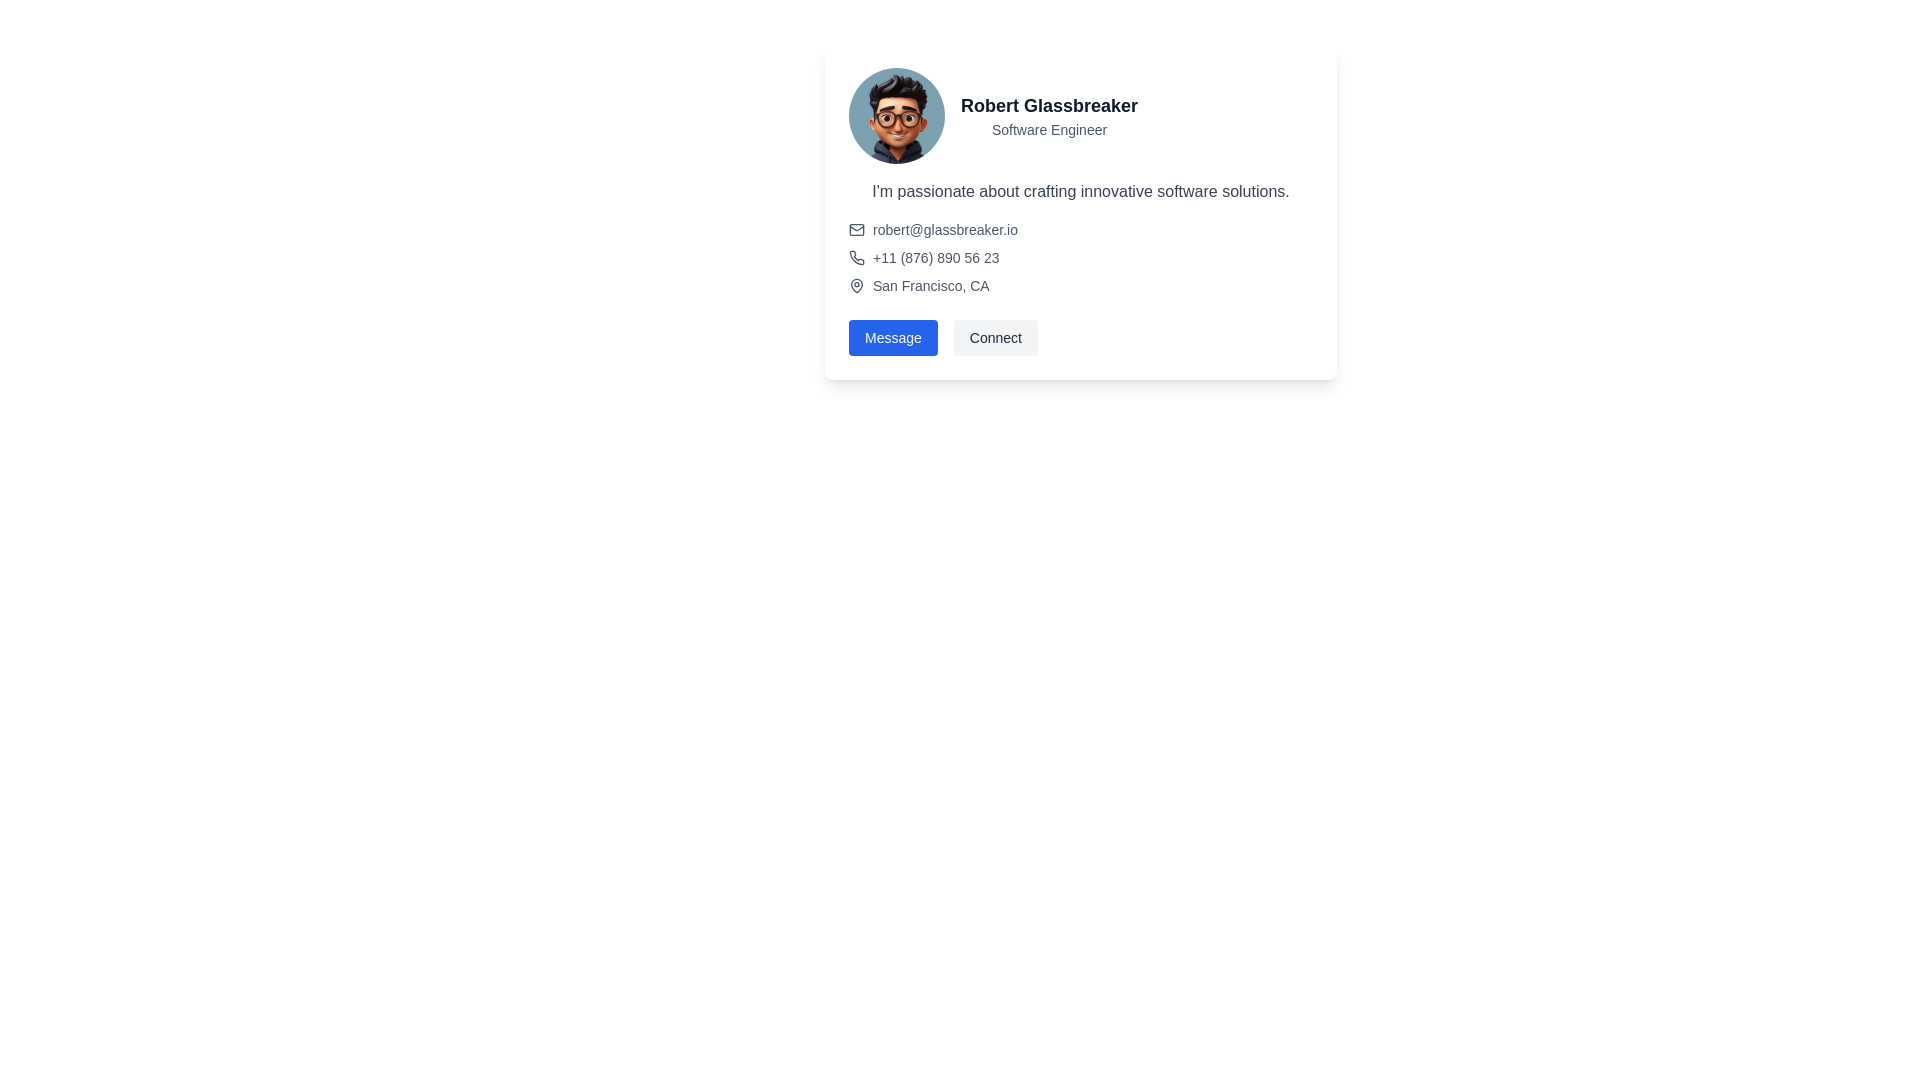 This screenshot has width=1920, height=1080. What do you see at coordinates (1048, 105) in the screenshot?
I see `text element displaying the name 'Robert Glassbreaker', which is in bold, large-sized font and prominently located at the upper-left corner of the profile card layout` at bounding box center [1048, 105].